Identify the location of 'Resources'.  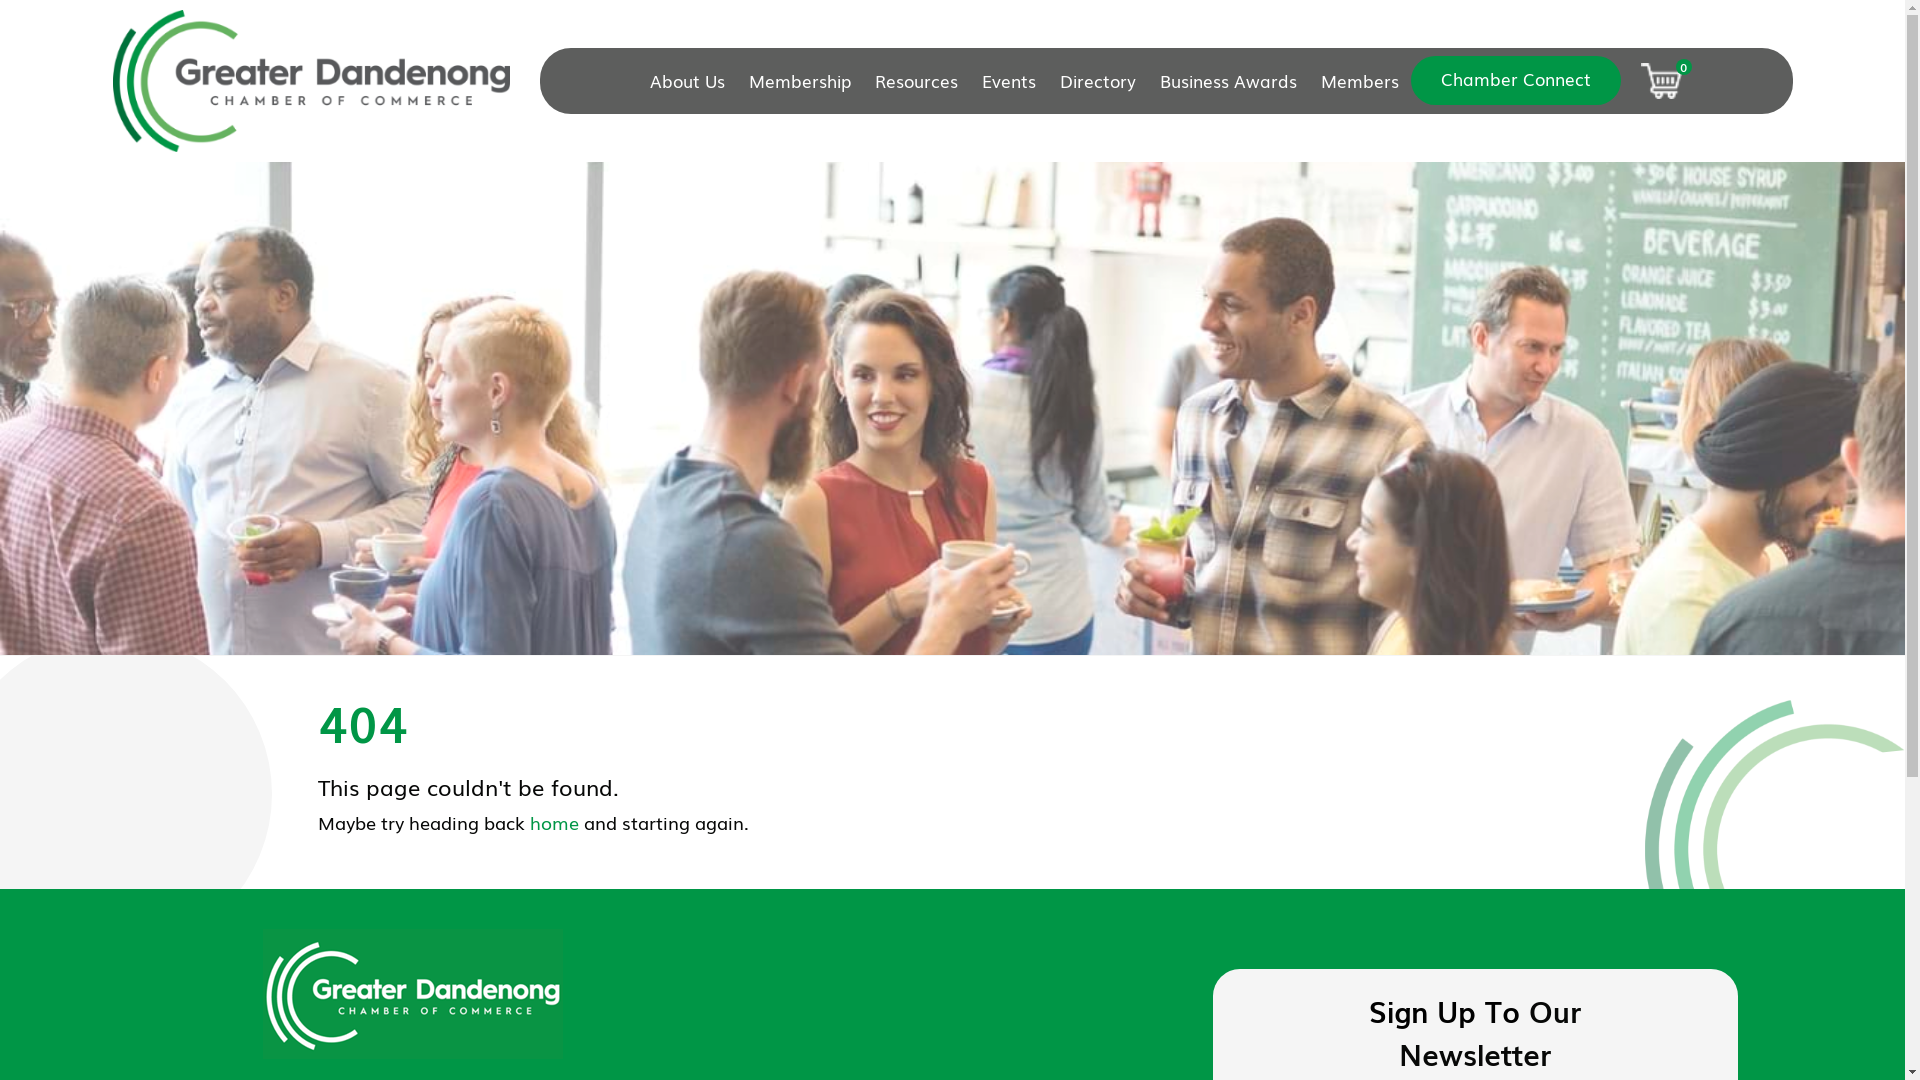
(915, 80).